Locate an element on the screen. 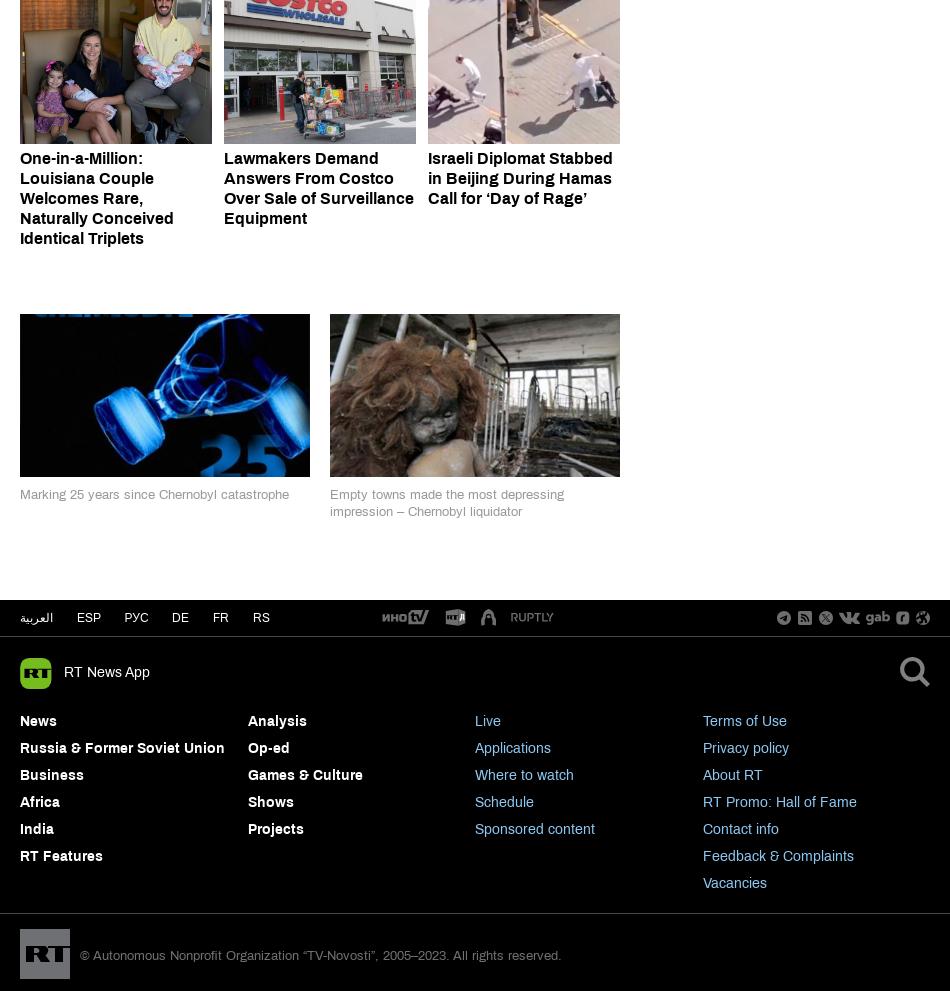 The image size is (950, 991). 'RT Features' is located at coordinates (61, 854).